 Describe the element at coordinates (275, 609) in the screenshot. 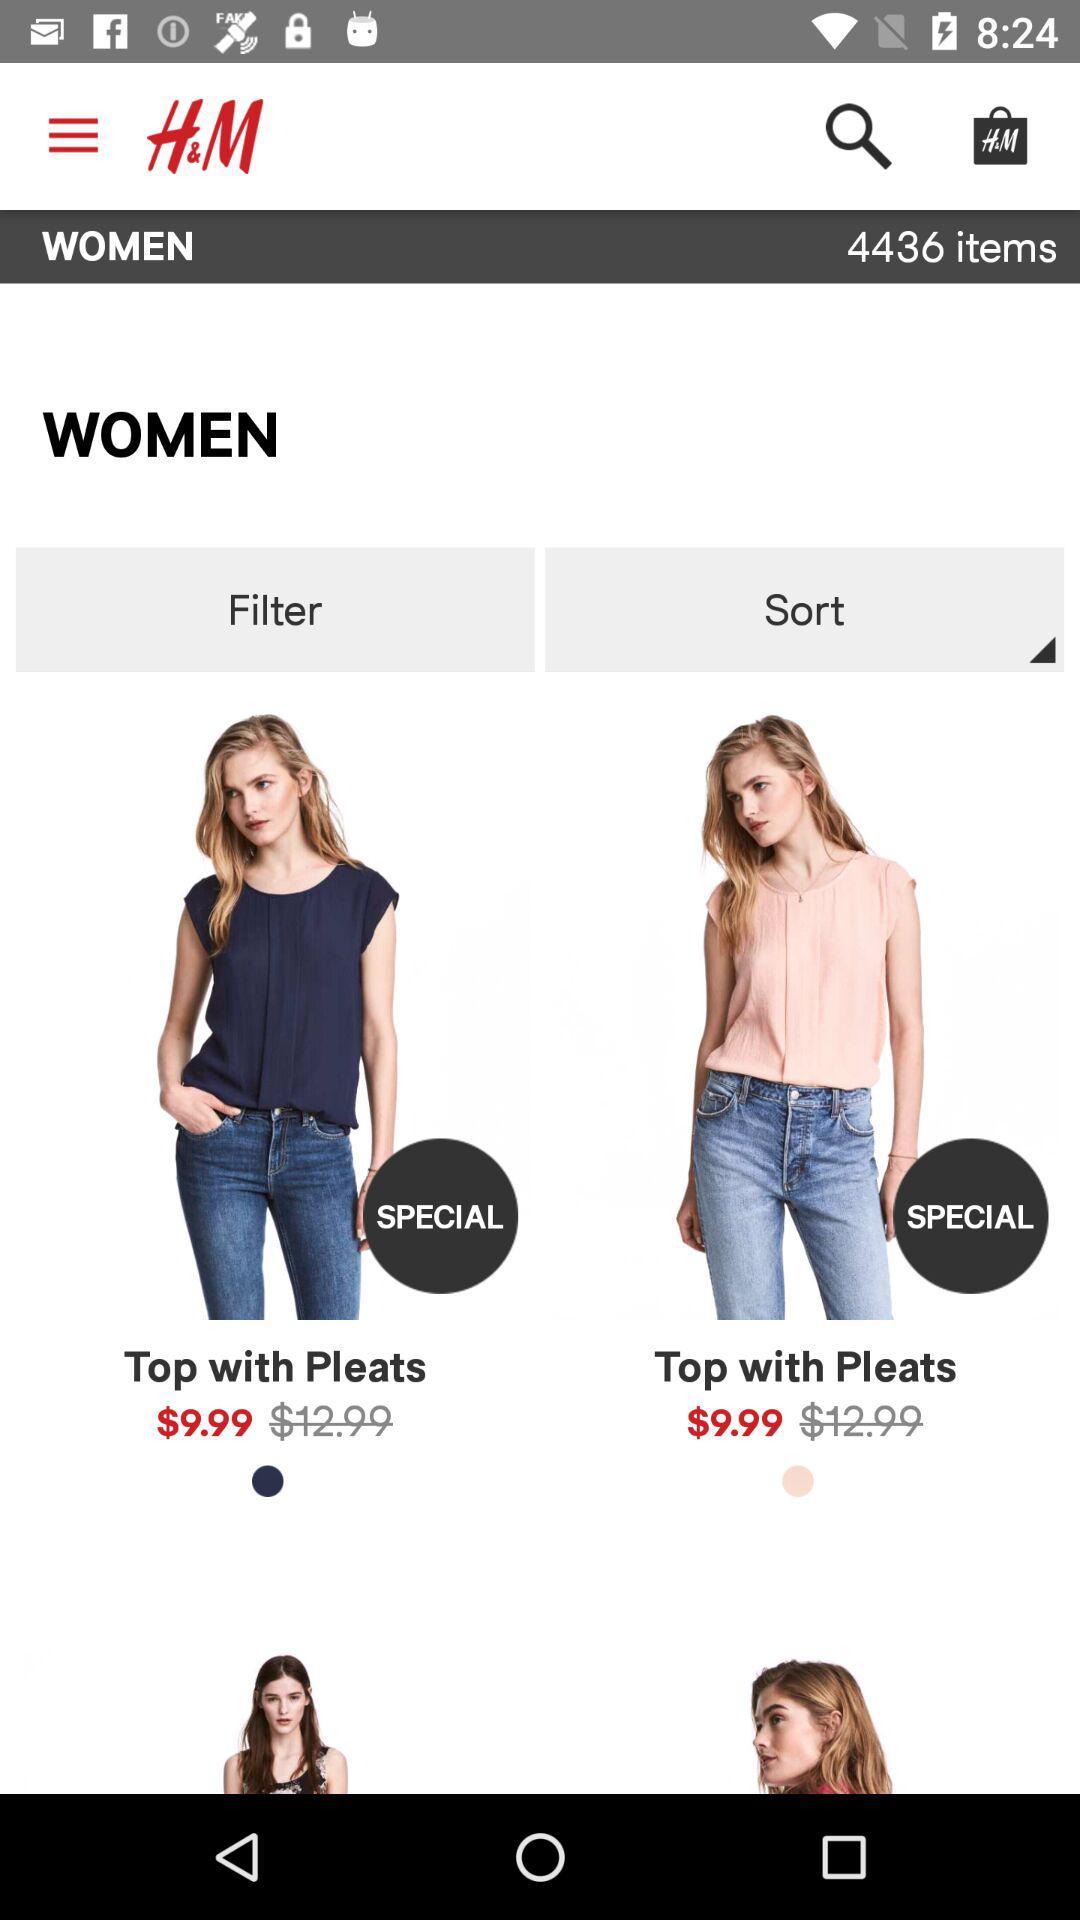

I see `filter item` at that location.